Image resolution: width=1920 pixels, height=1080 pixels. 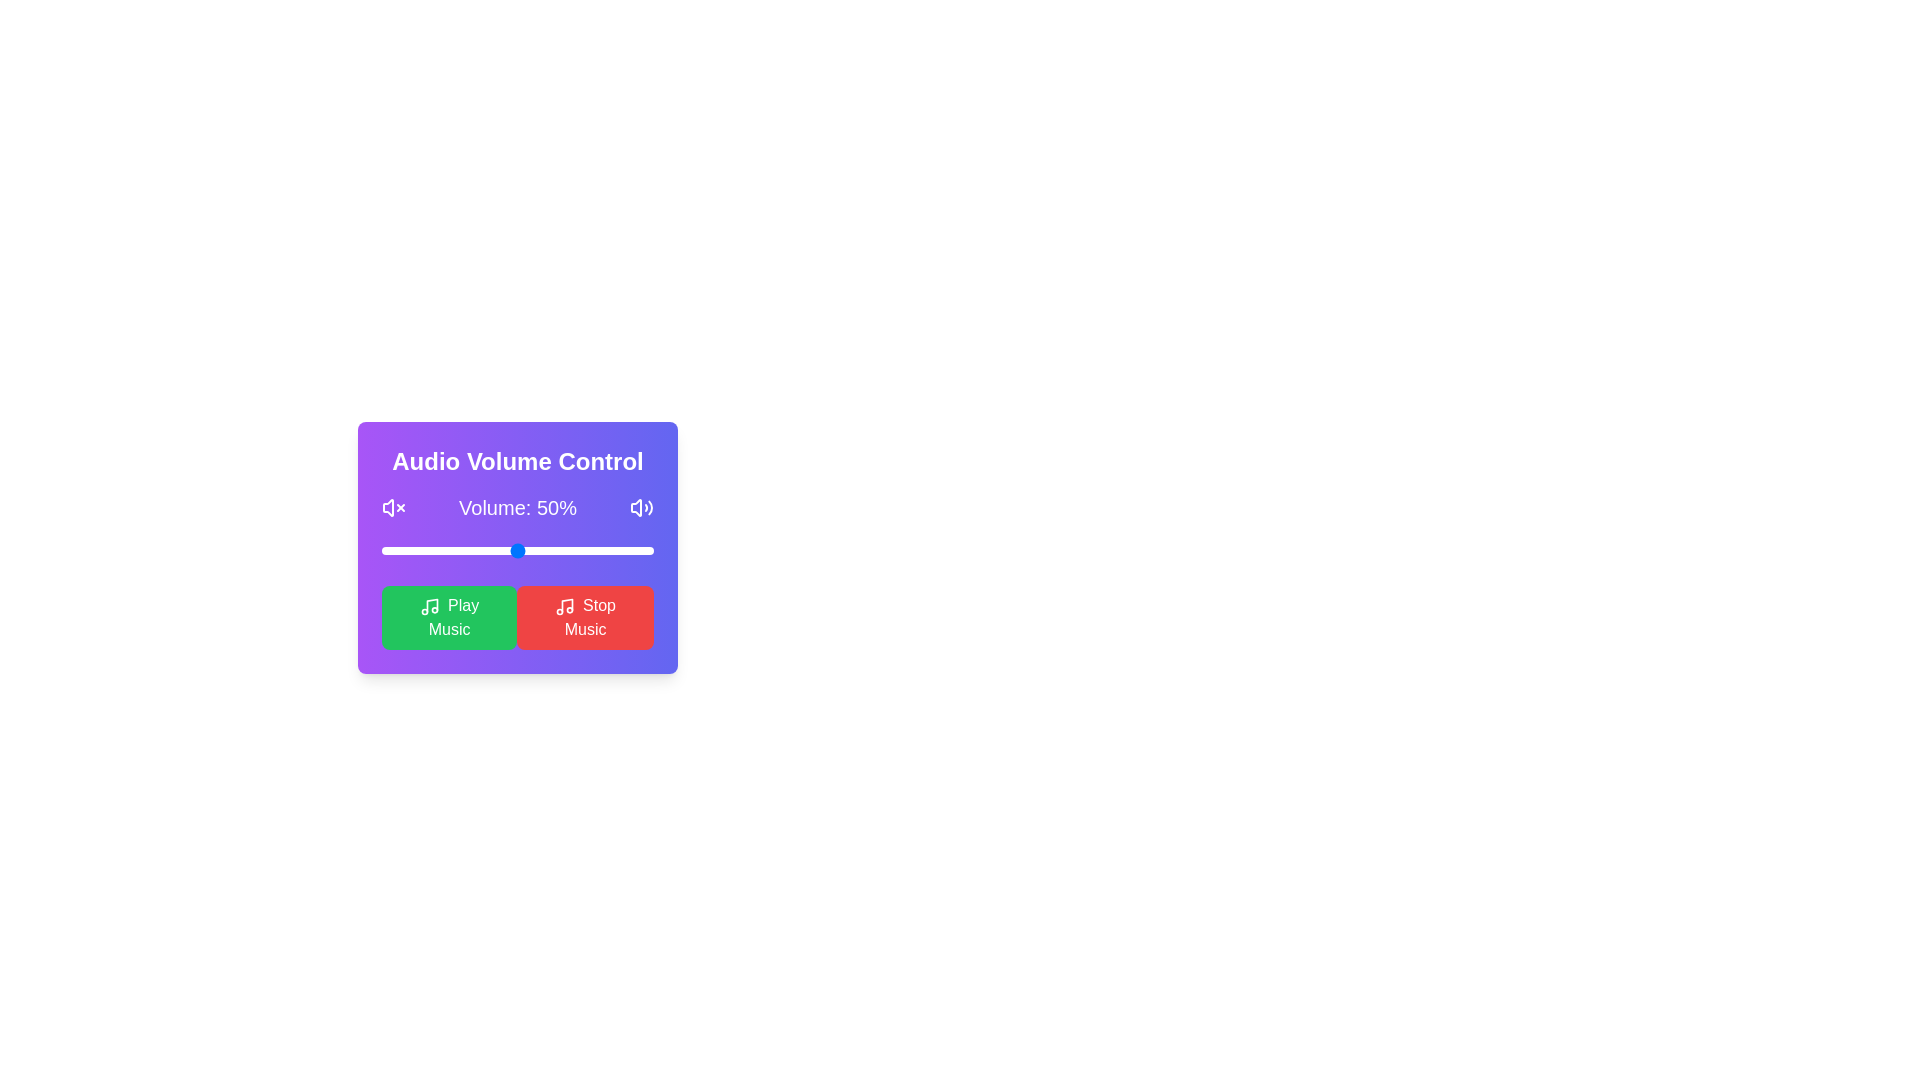 I want to click on the volume slider located in the 'Audio Volume Control' section, positioned below the text 'Volume: 50%' and above the 'Play Music' and 'Stop Music' buttons, so click(x=518, y=551).